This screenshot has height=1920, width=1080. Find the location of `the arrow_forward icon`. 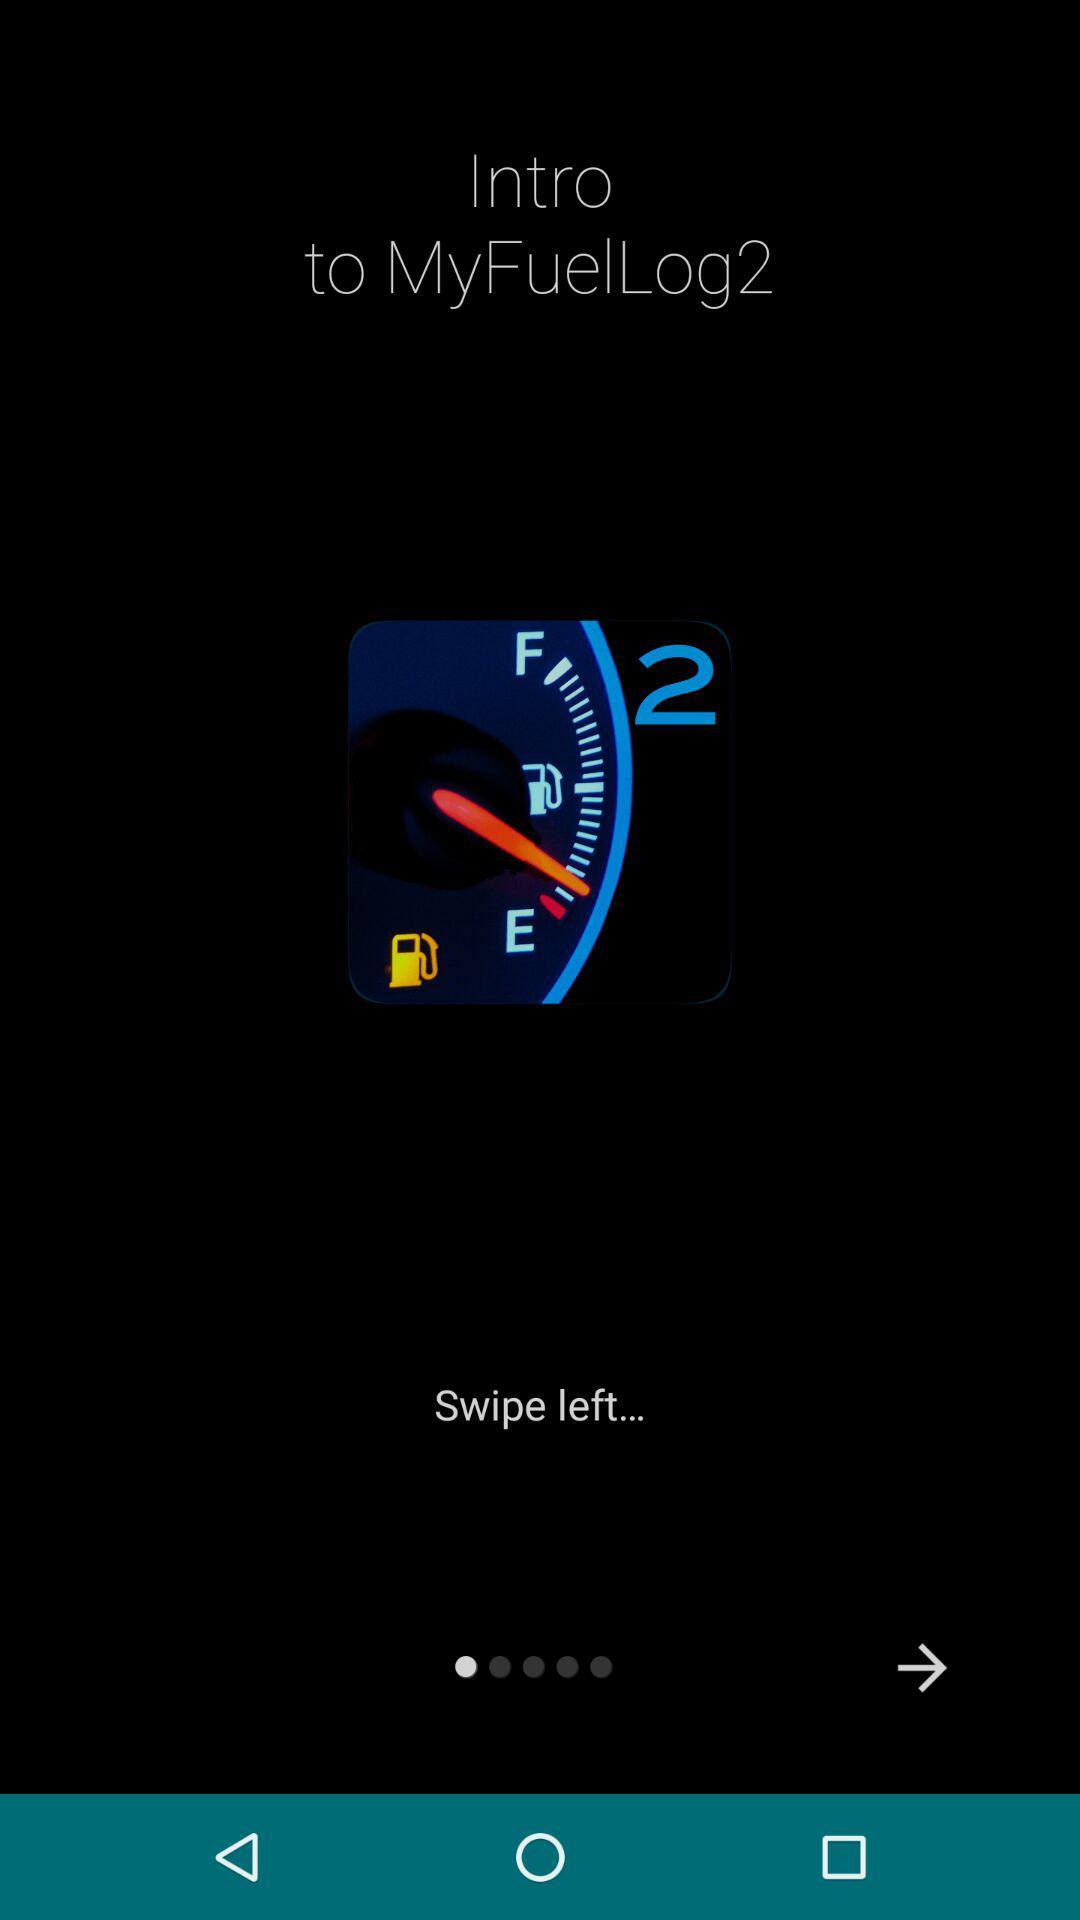

the arrow_forward icon is located at coordinates (922, 1667).